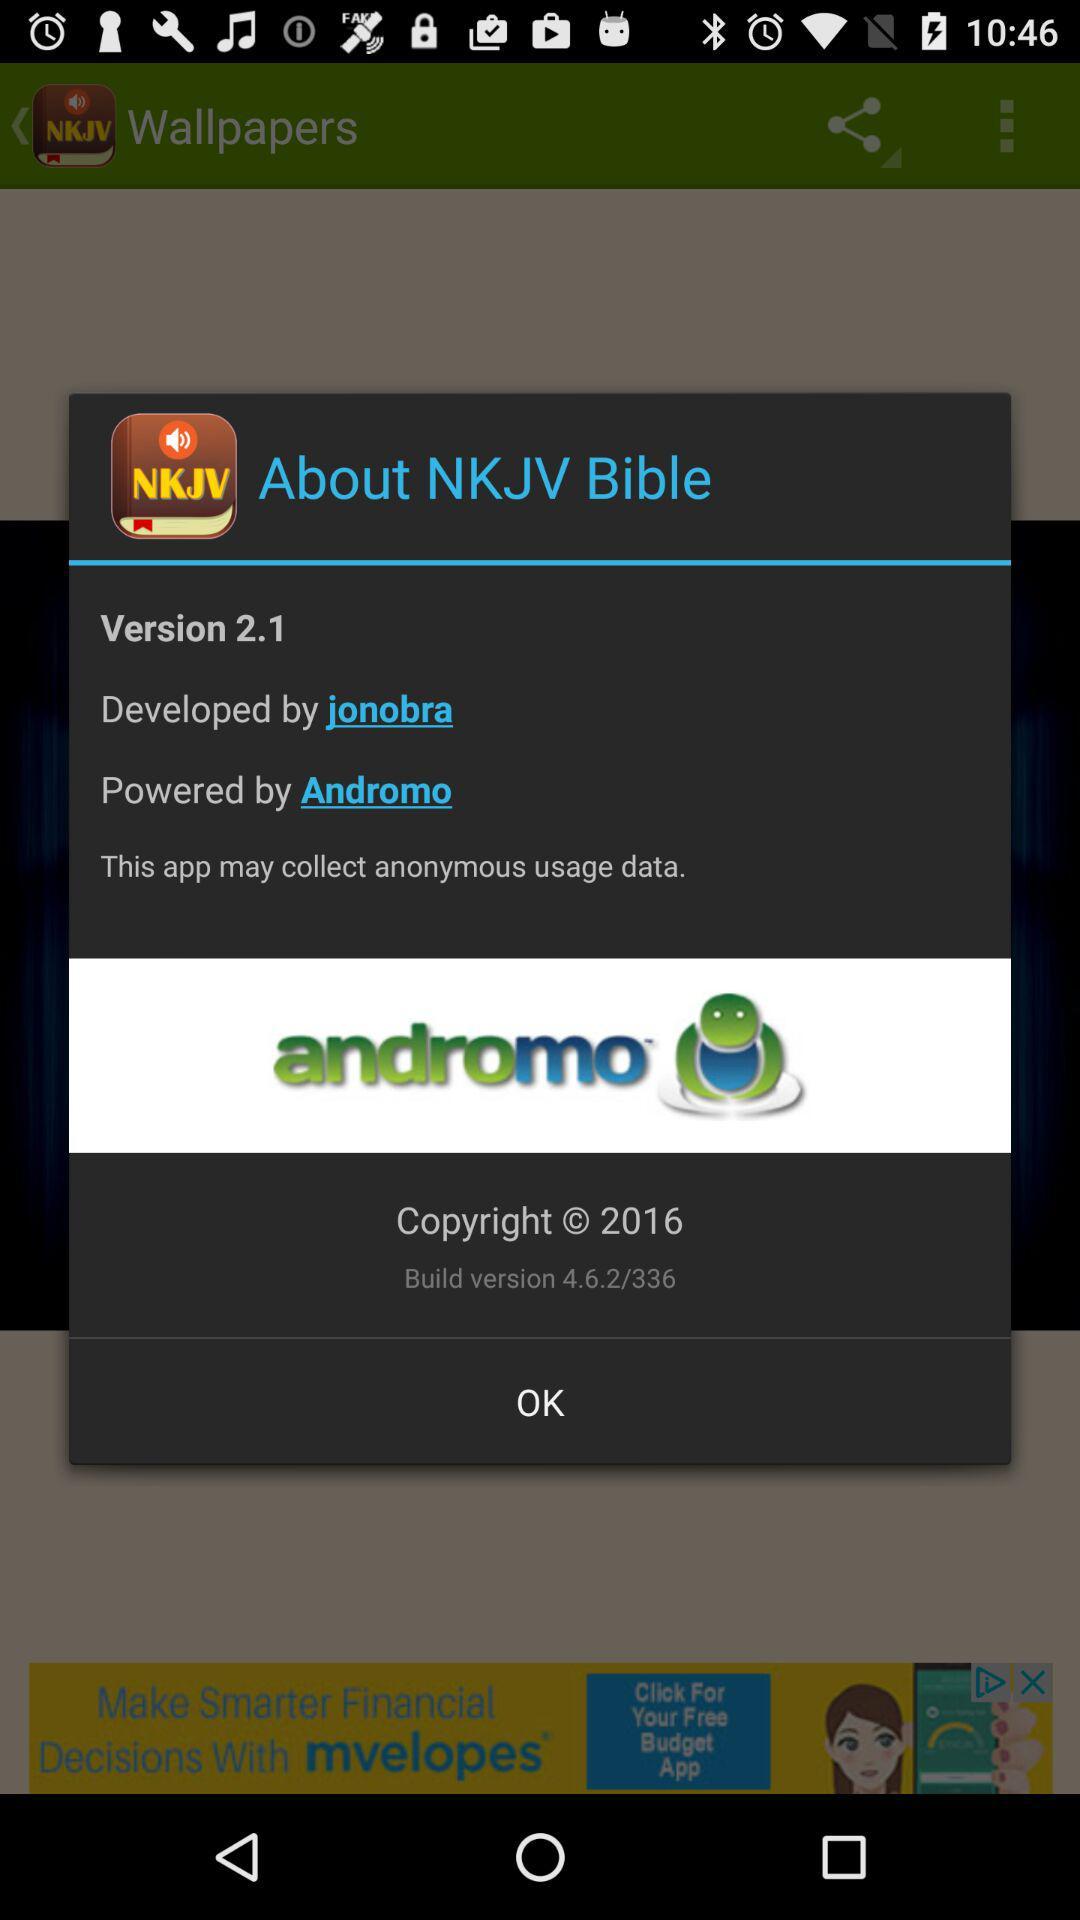 Image resolution: width=1080 pixels, height=1920 pixels. What do you see at coordinates (540, 722) in the screenshot?
I see `the developed by jonobra item` at bounding box center [540, 722].